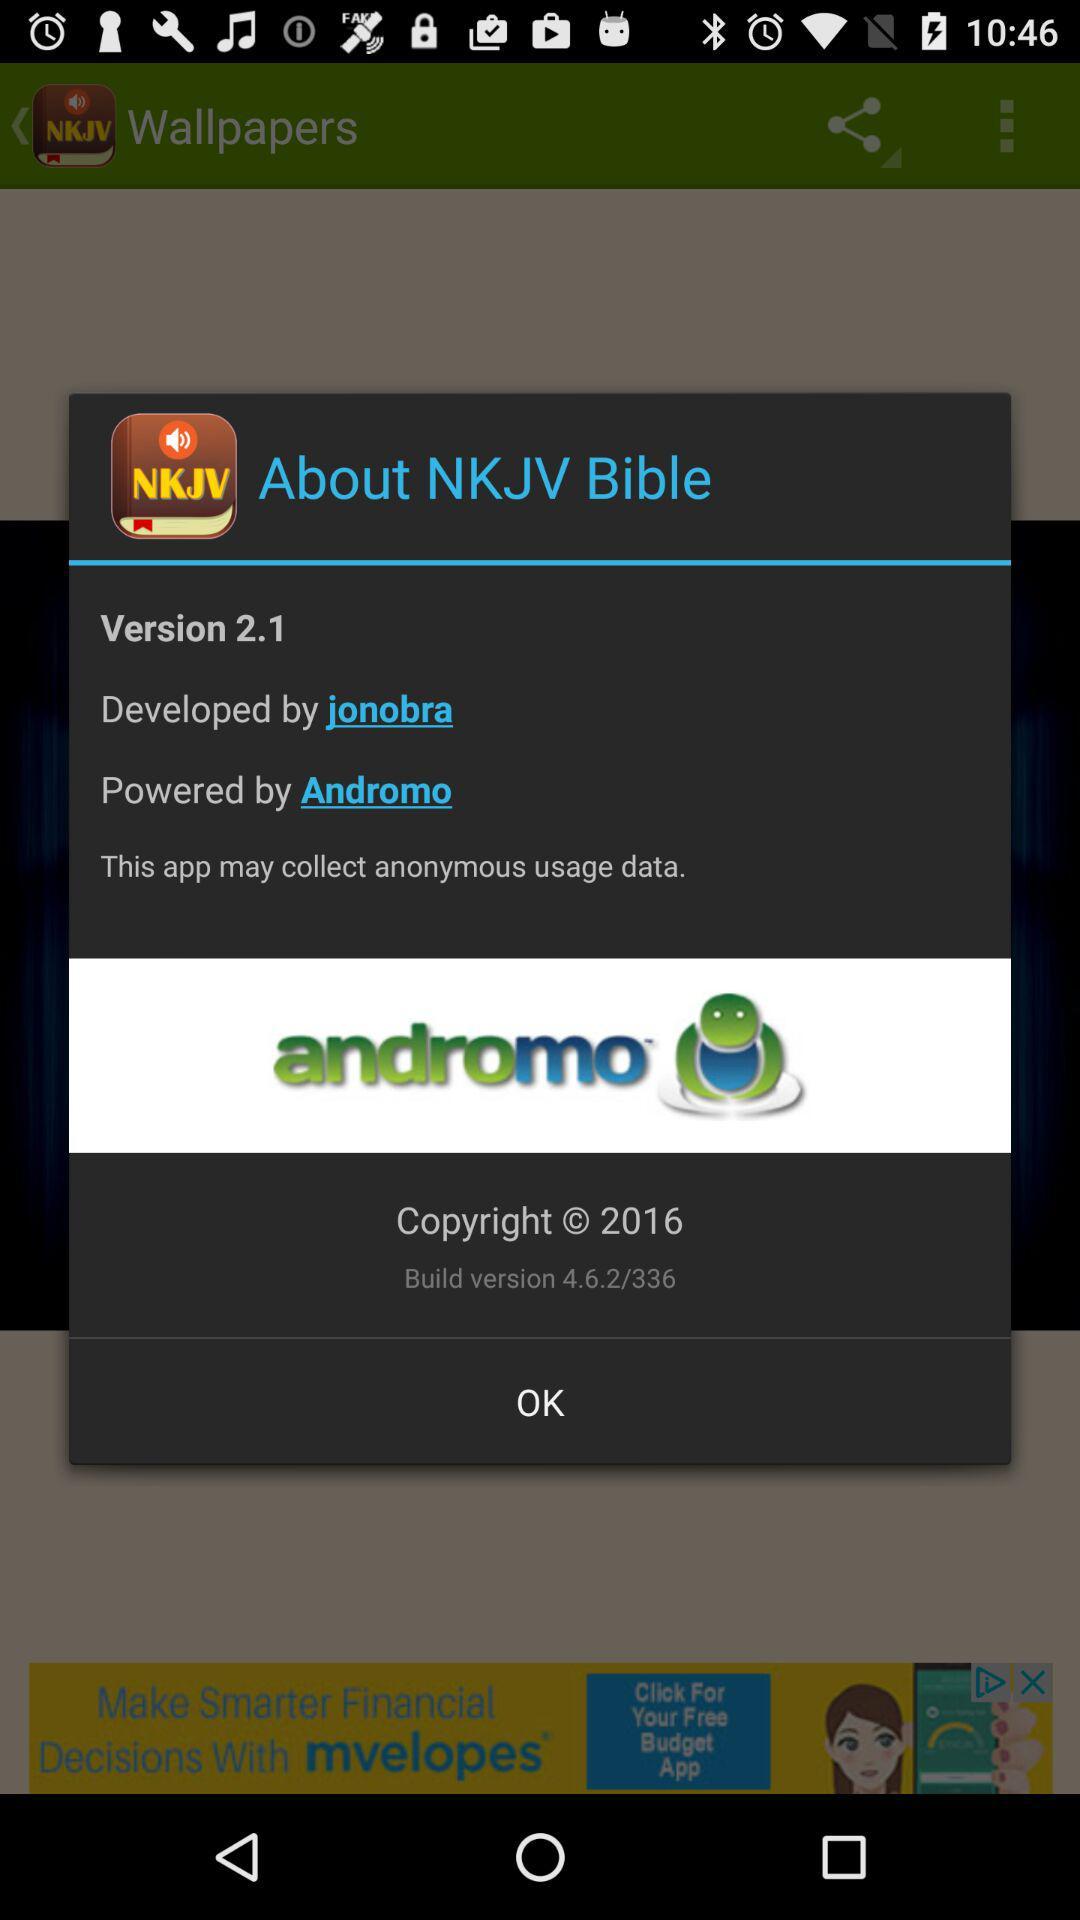 Image resolution: width=1080 pixels, height=1920 pixels. What do you see at coordinates (540, 722) in the screenshot?
I see `the developed by jonobra item` at bounding box center [540, 722].